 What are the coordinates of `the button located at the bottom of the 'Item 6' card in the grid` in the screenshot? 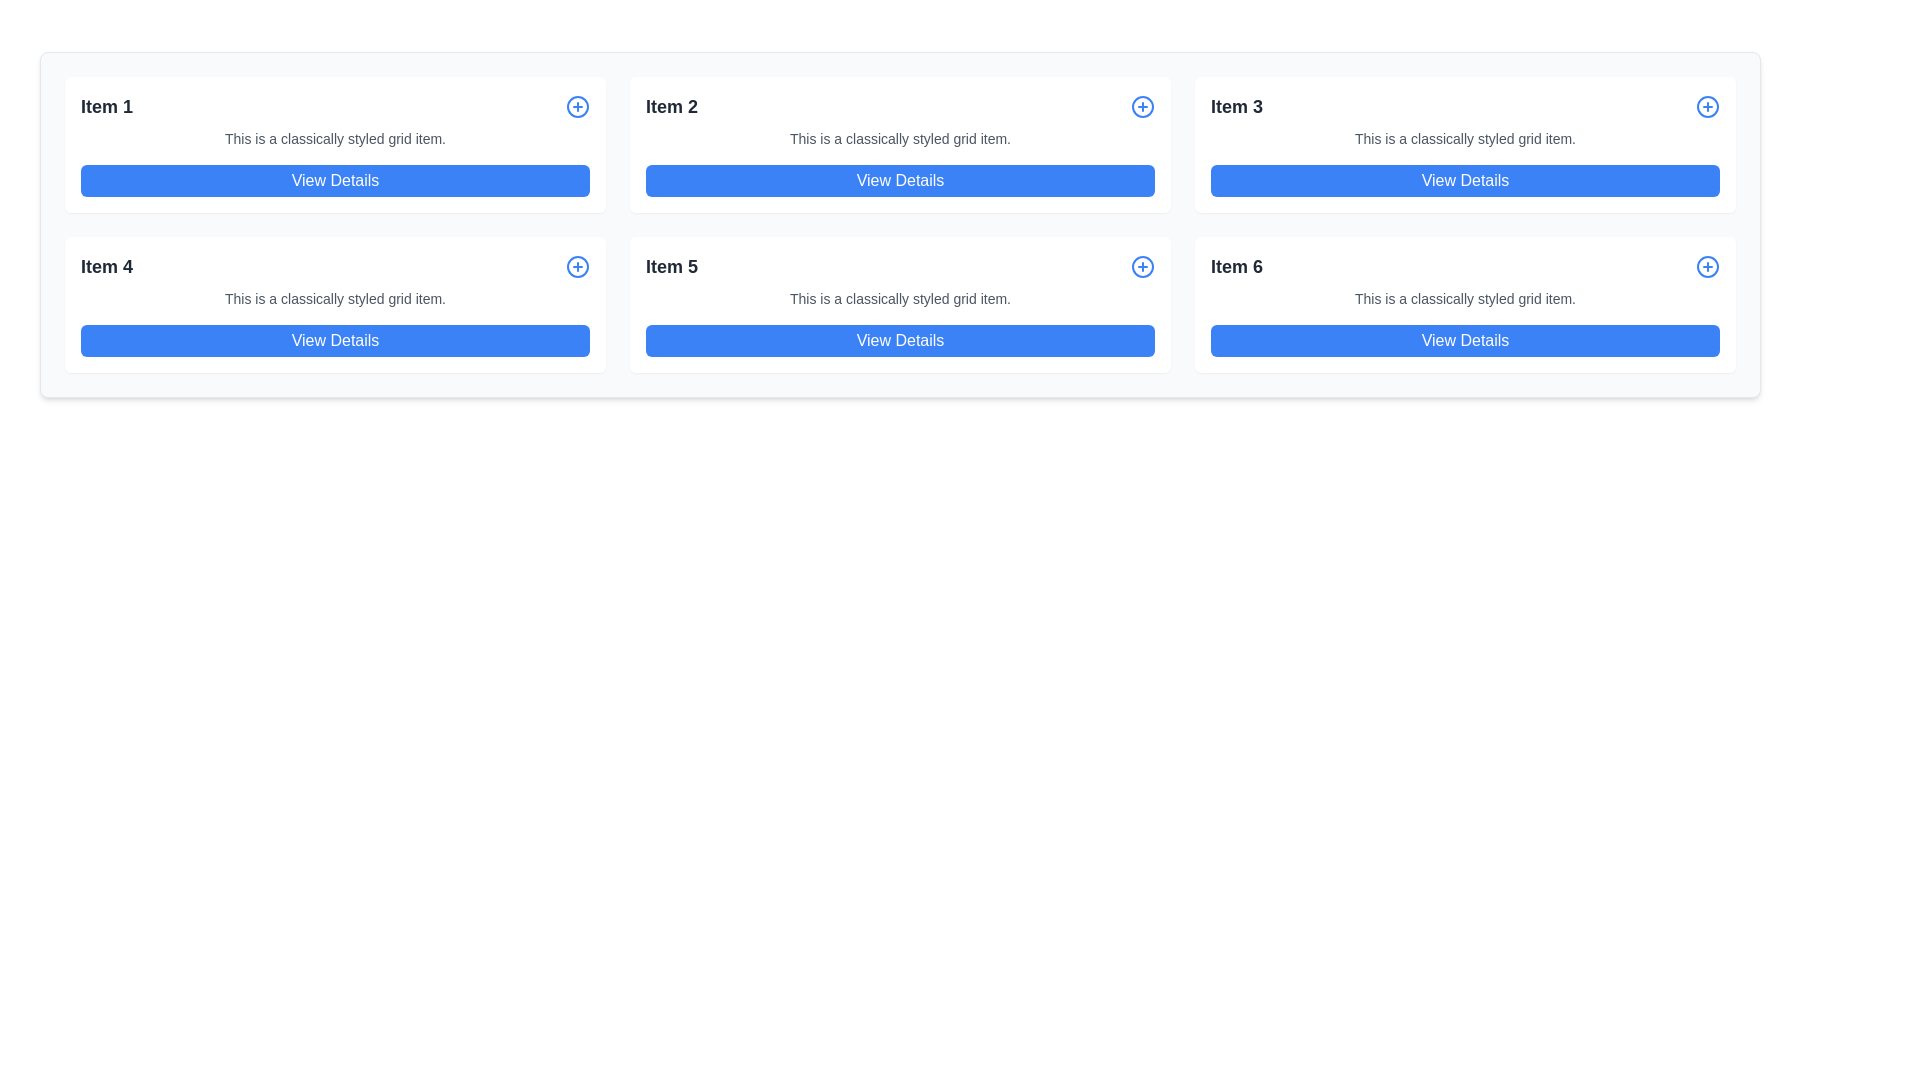 It's located at (1465, 339).